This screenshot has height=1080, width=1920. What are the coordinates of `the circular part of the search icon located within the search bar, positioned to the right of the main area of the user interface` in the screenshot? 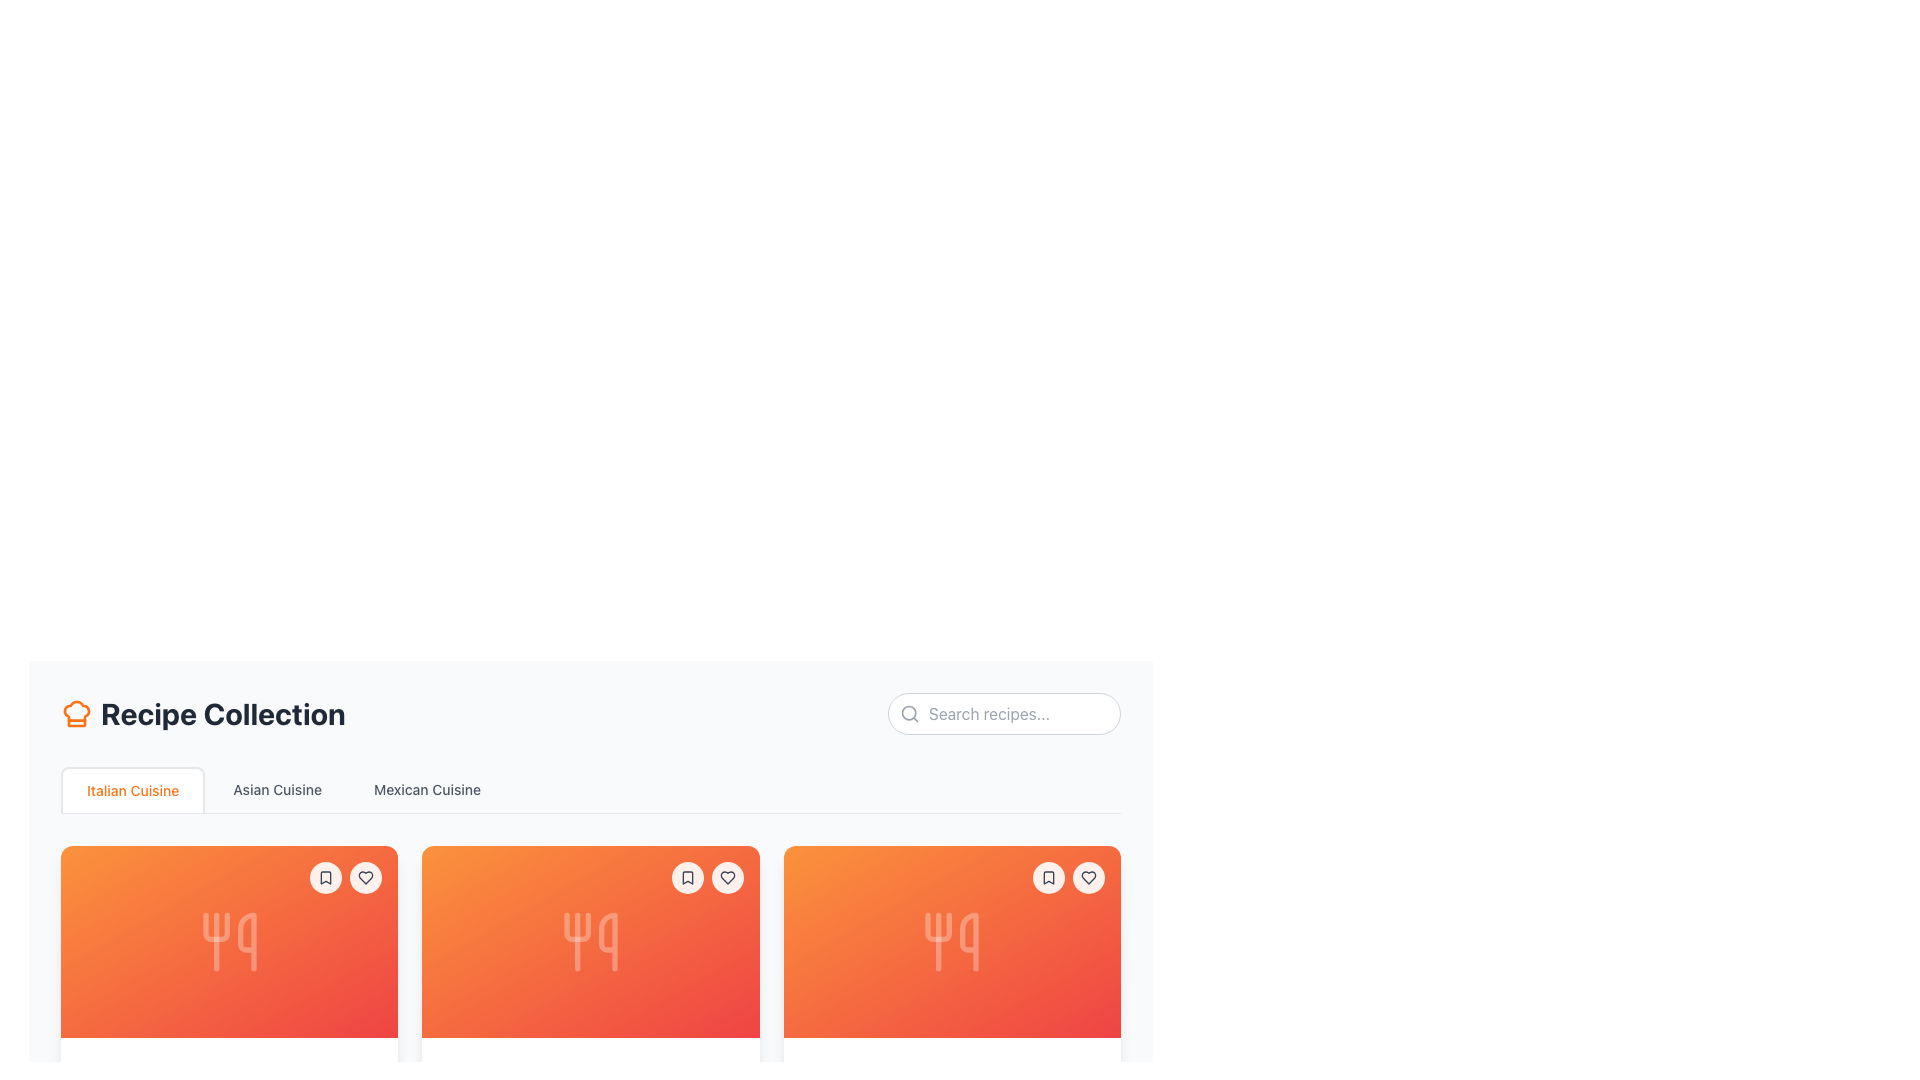 It's located at (908, 712).